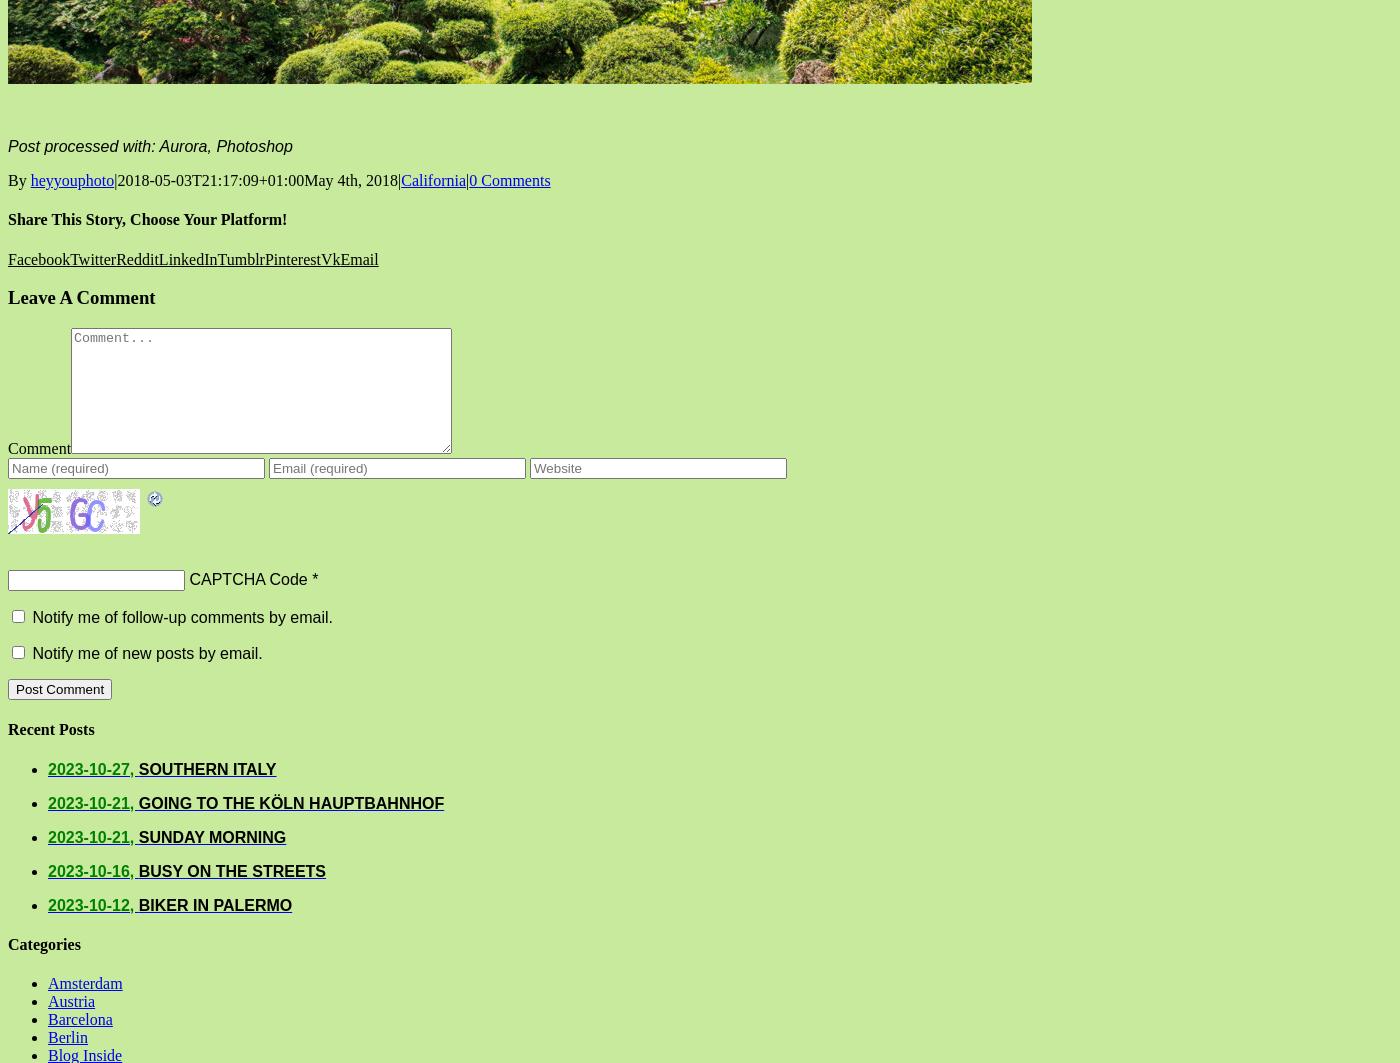 The height and width of the screenshot is (1063, 1400). What do you see at coordinates (358, 258) in the screenshot?
I see `'Email'` at bounding box center [358, 258].